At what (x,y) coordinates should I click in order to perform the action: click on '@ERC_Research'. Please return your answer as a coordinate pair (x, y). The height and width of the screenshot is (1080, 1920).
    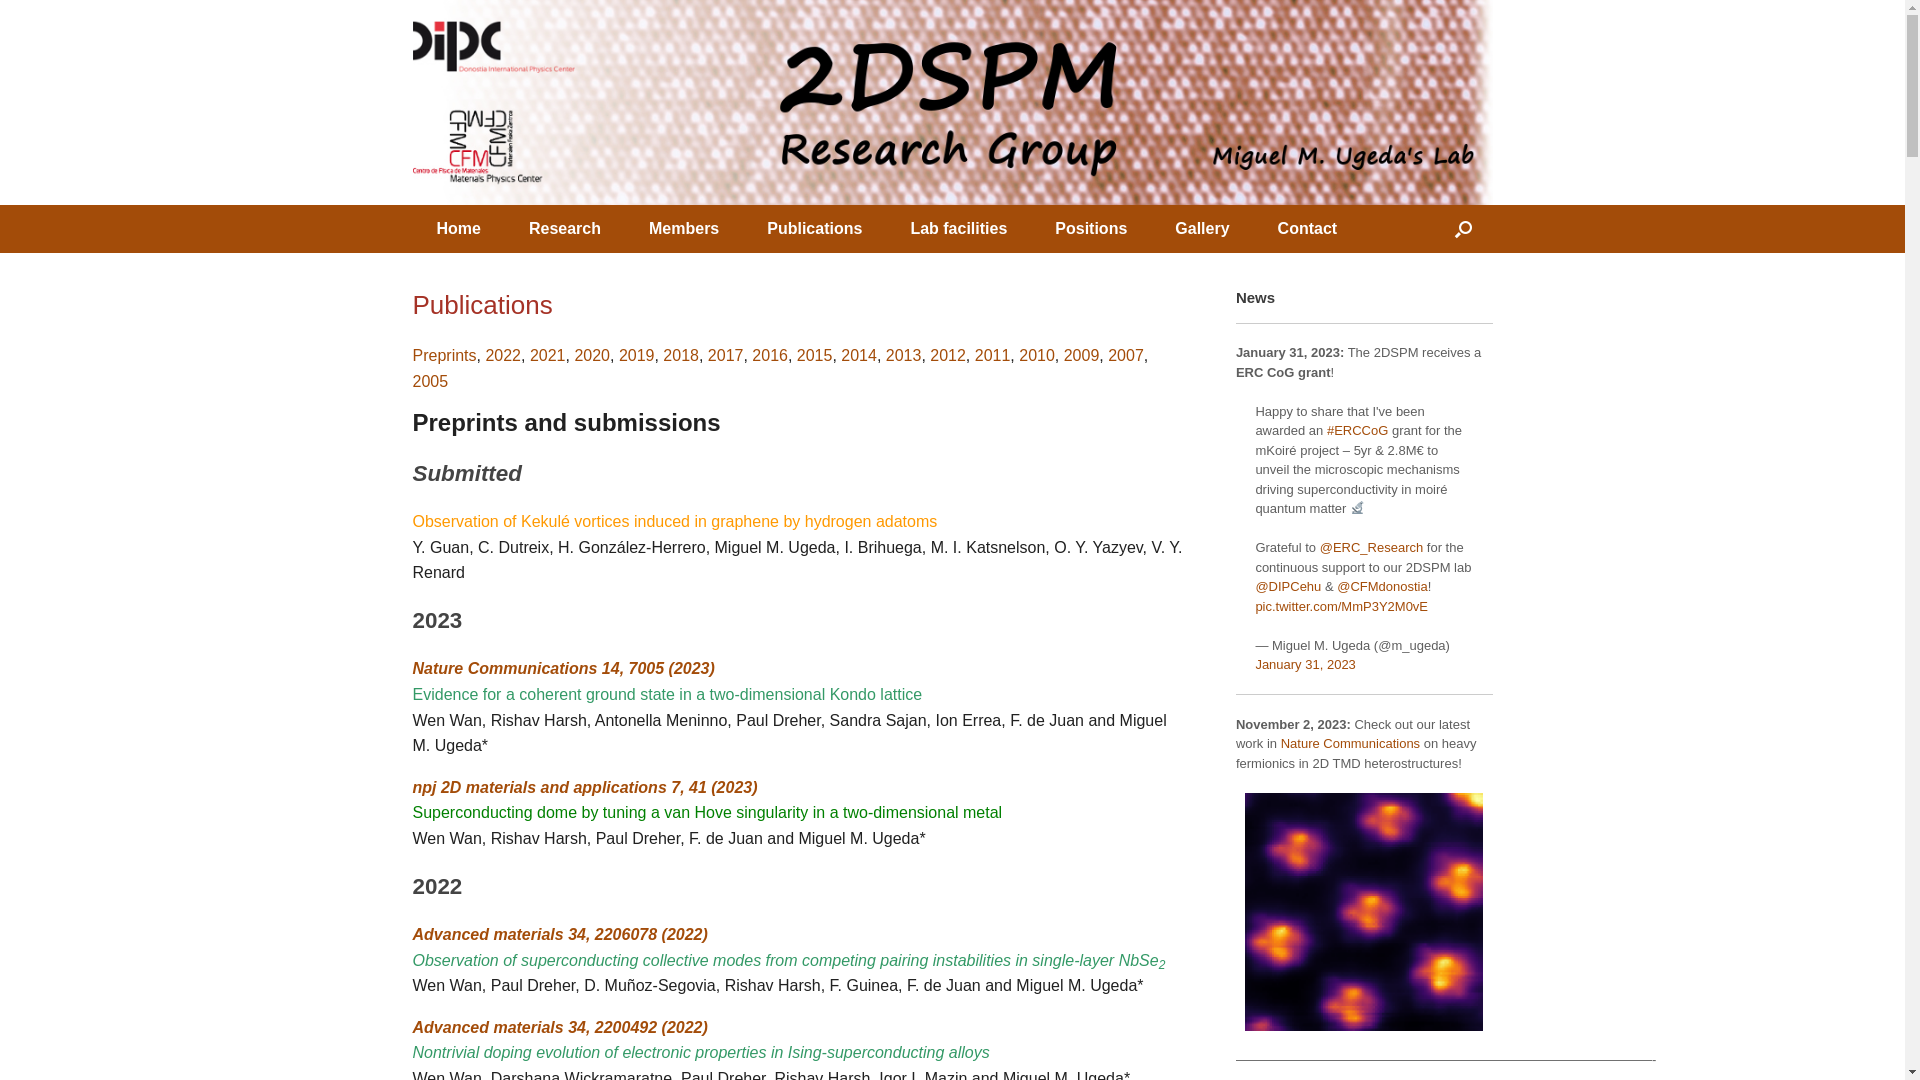
    Looking at the image, I should click on (1371, 547).